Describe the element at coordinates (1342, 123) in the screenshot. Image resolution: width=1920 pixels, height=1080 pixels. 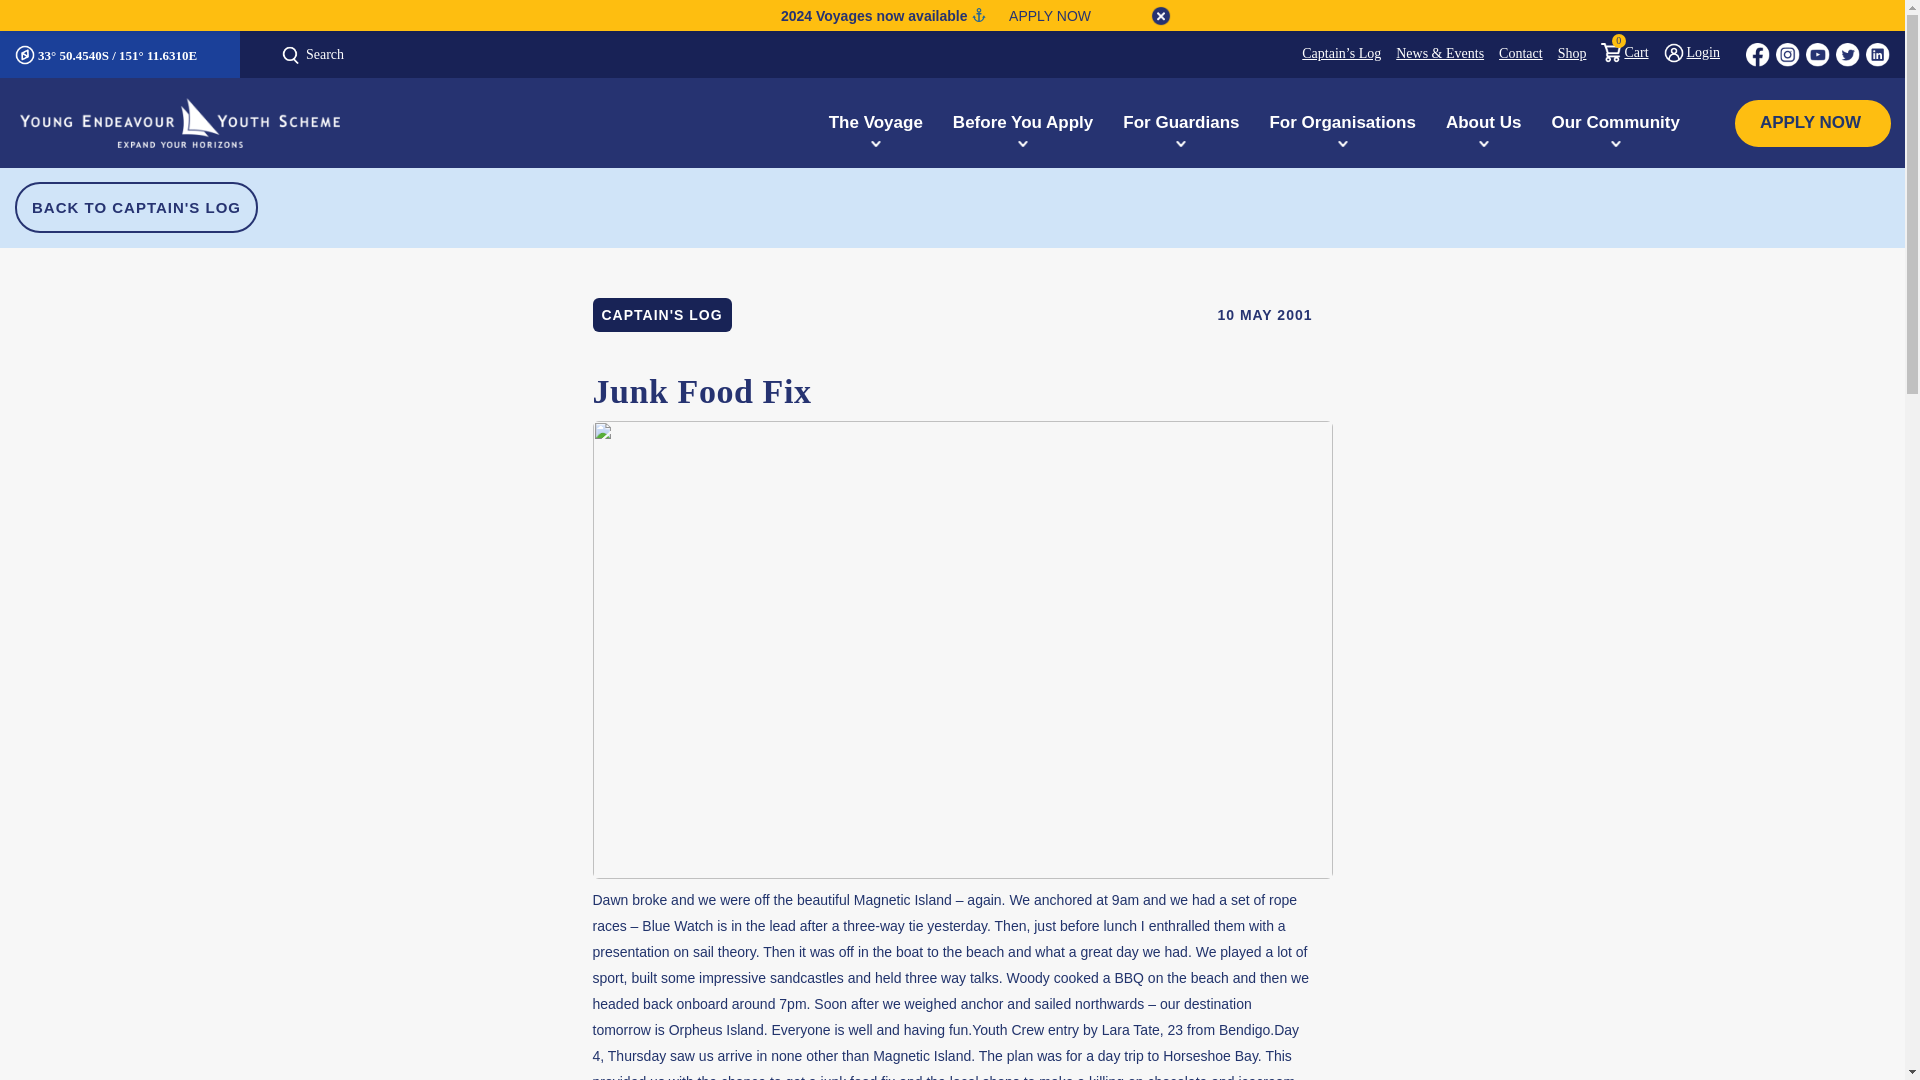
I see `'For Organisations'` at that location.